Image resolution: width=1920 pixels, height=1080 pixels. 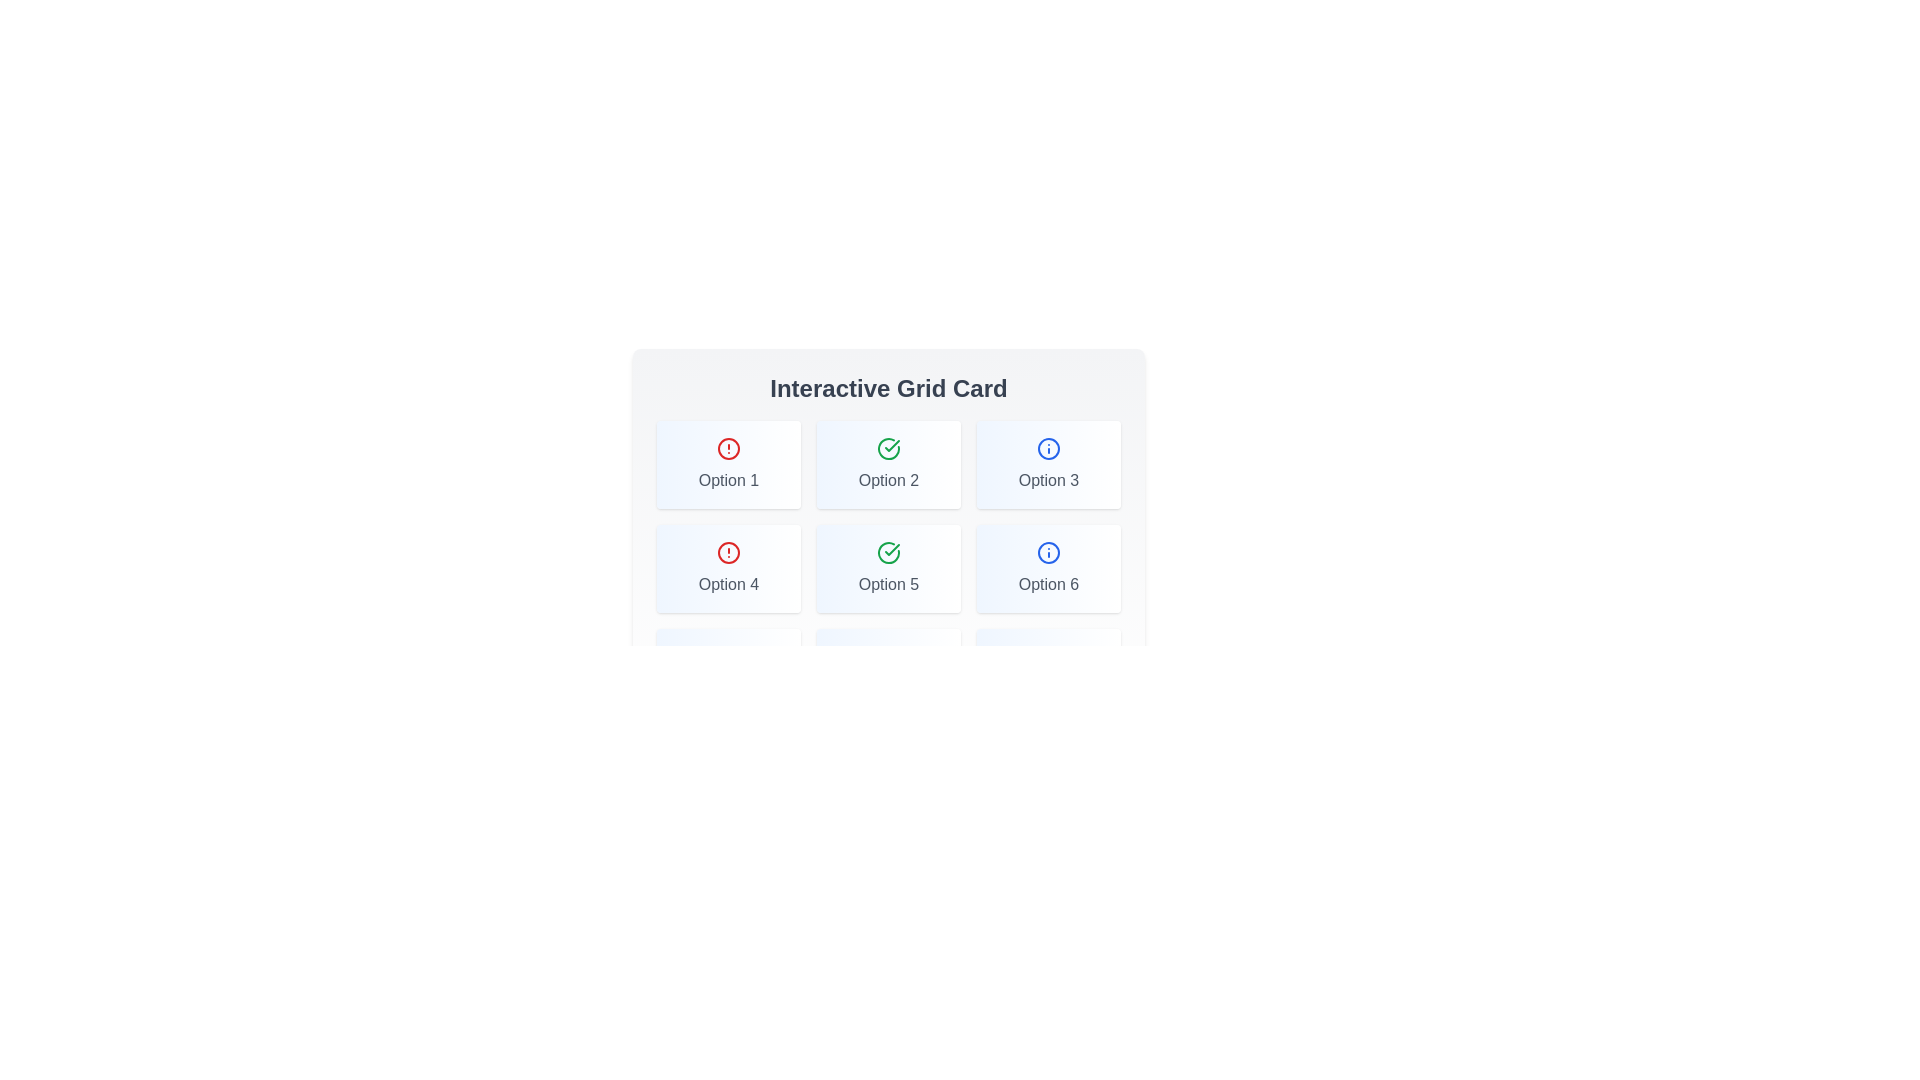 What do you see at coordinates (728, 447) in the screenshot?
I see `the alert icon located at the top-left corner of the 'Interactive Grid Card', which indicates that the associated option or action requires attention` at bounding box center [728, 447].